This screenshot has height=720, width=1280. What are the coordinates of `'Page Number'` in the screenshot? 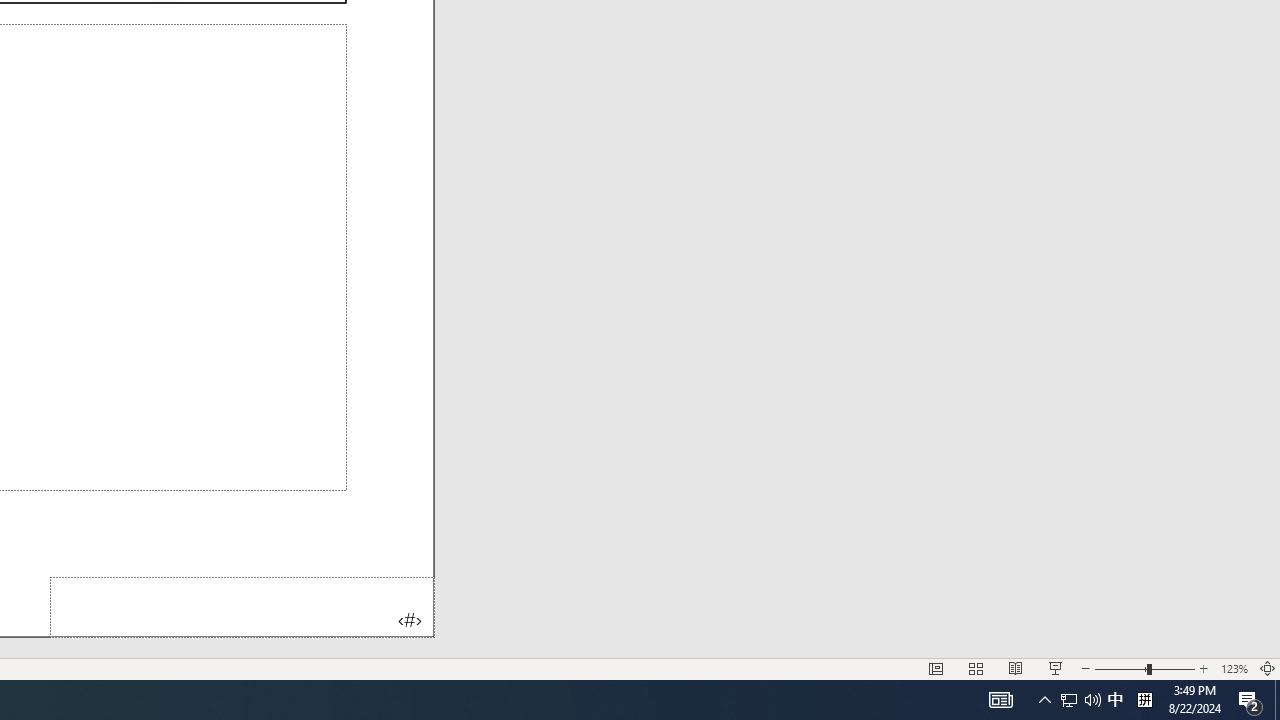 It's located at (241, 606).